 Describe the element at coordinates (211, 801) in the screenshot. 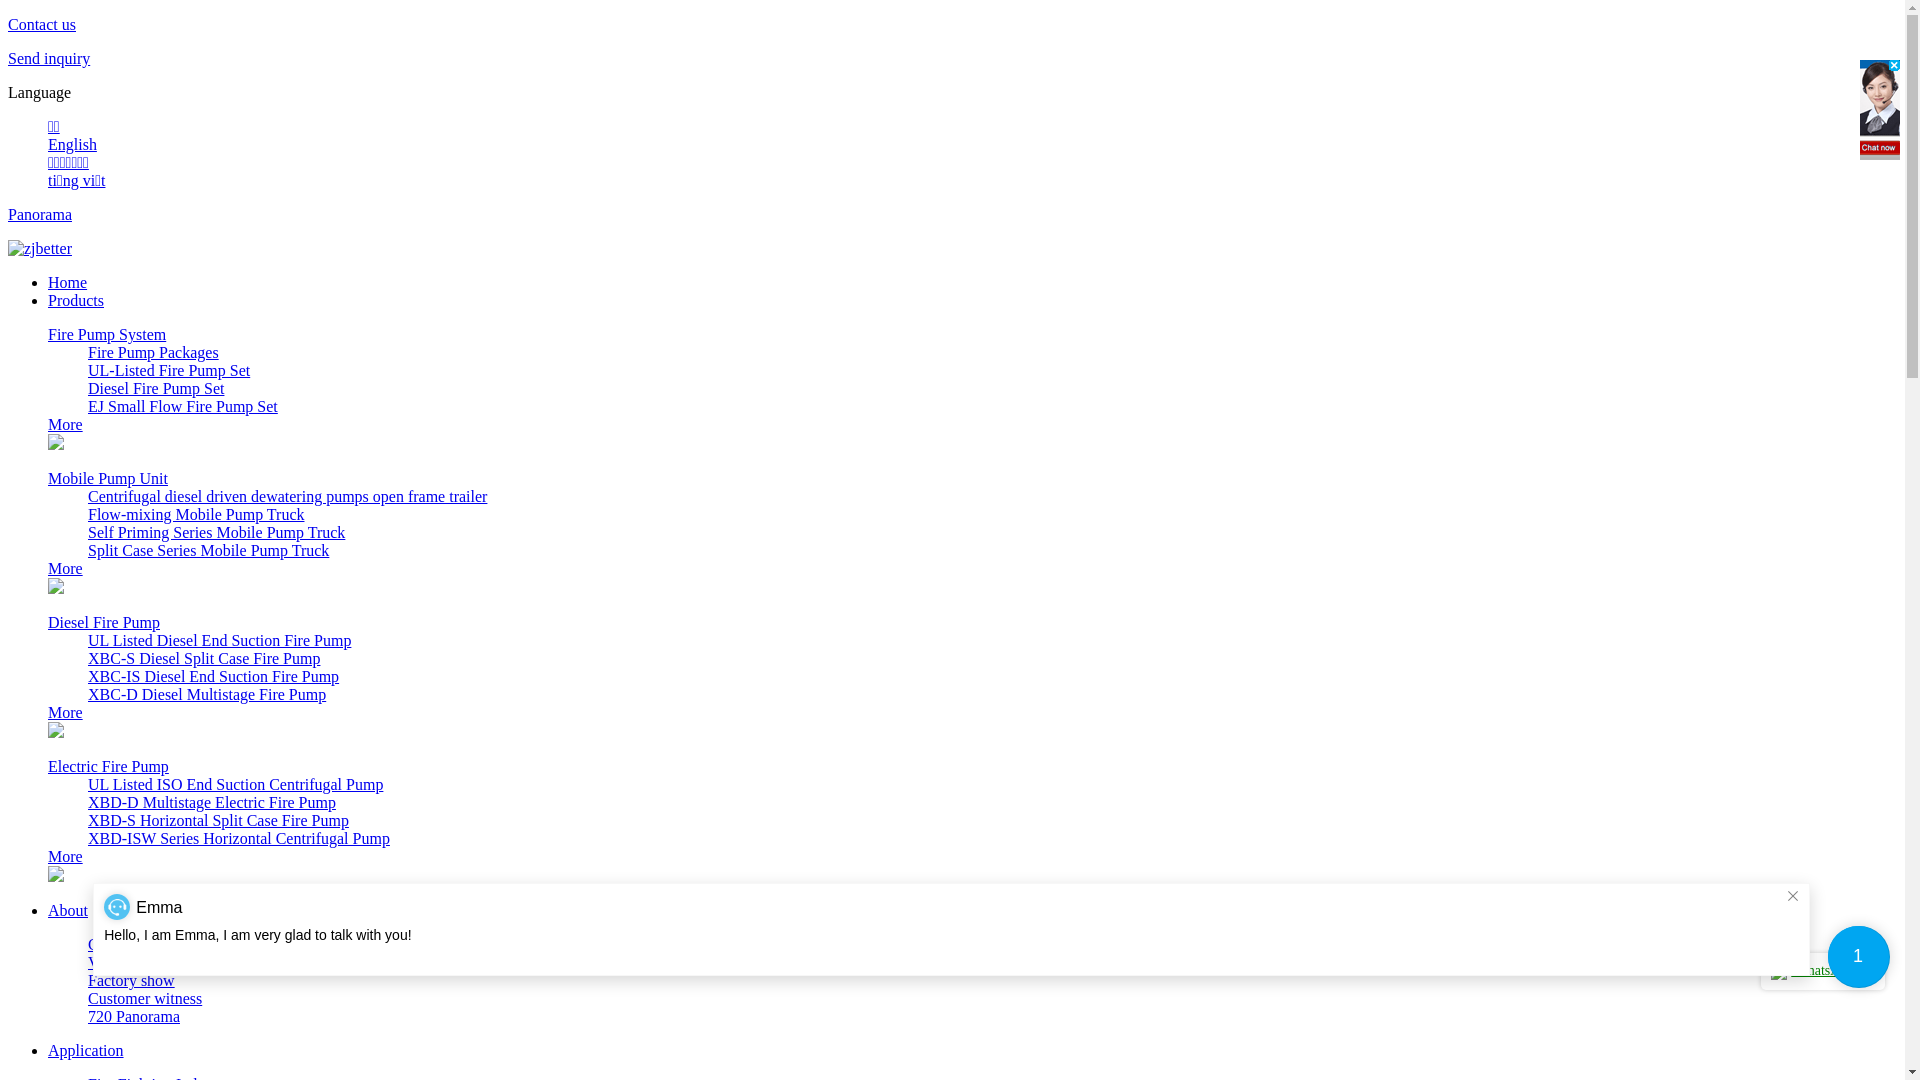

I see `'XBD-D Multistage Electric Fire Pump'` at that location.